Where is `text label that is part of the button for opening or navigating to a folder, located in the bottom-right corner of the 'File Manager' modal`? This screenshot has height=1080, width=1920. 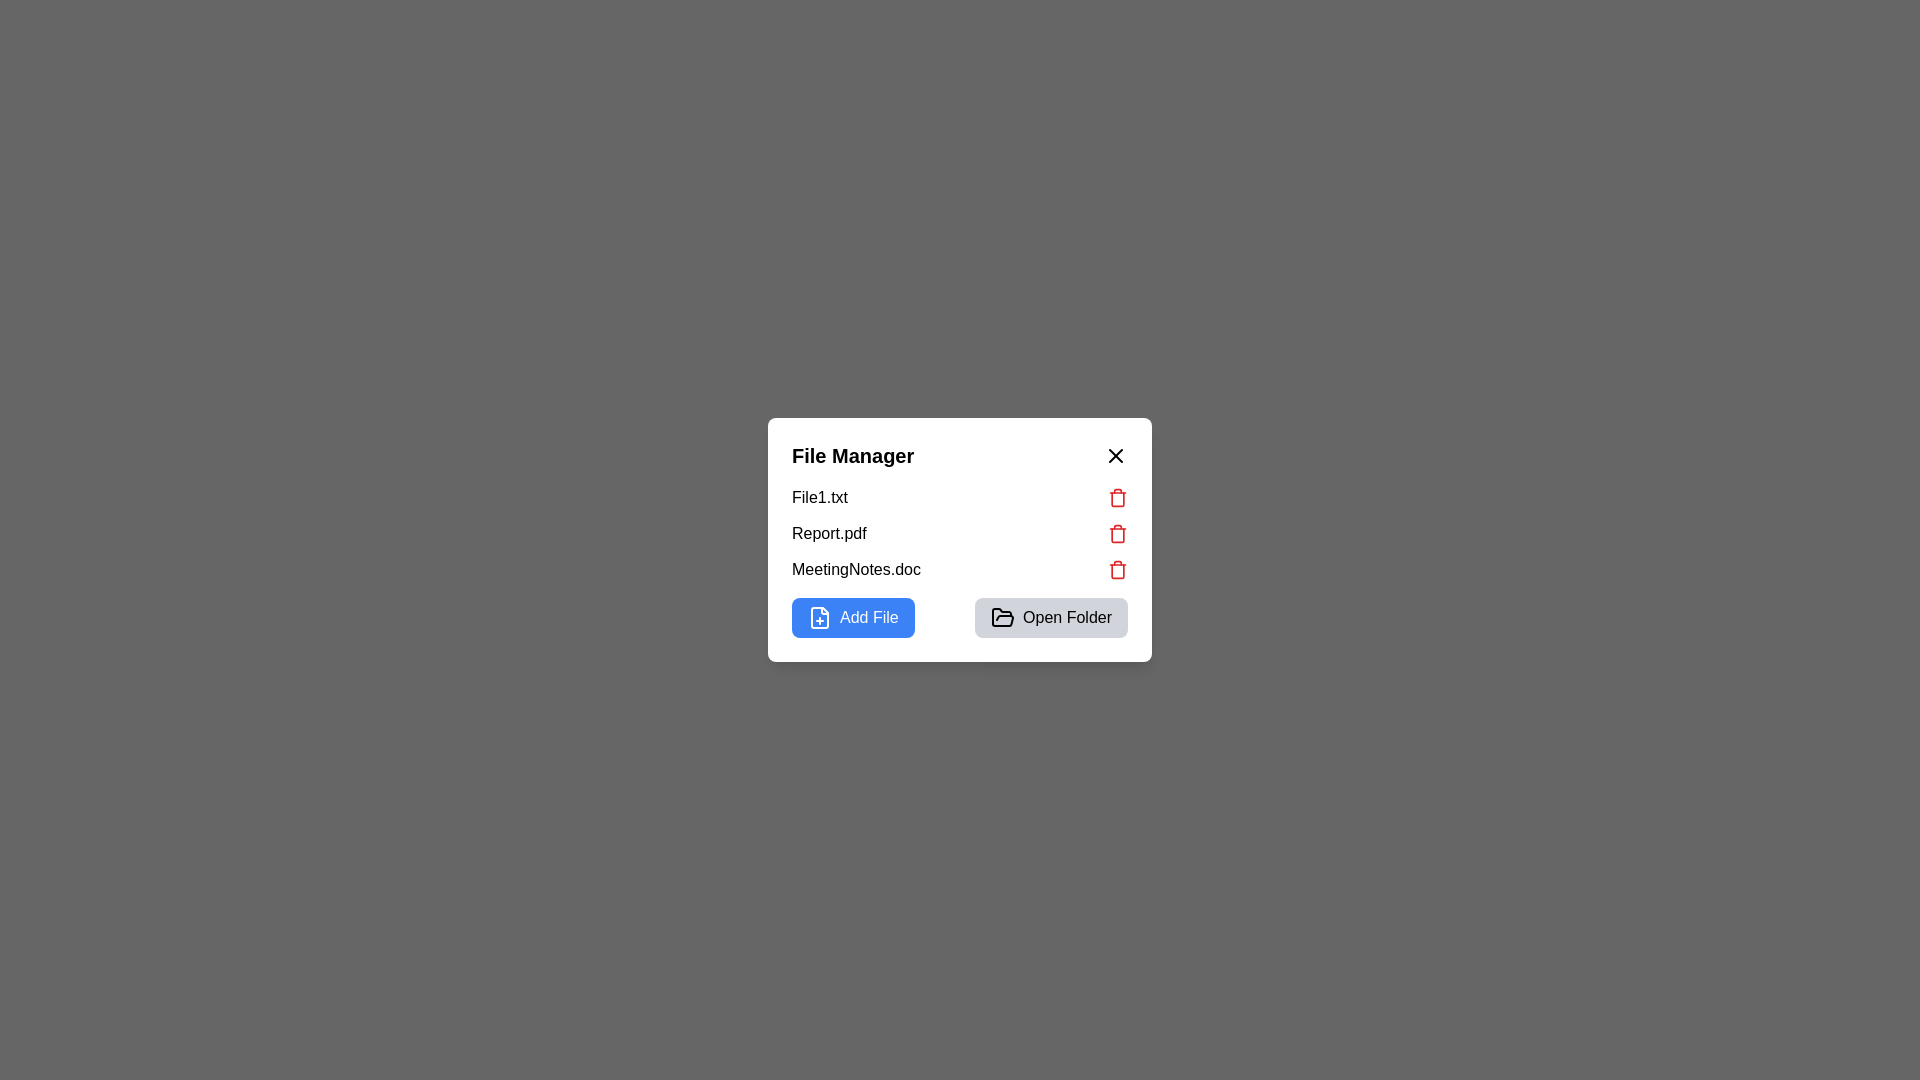
text label that is part of the button for opening or navigating to a folder, located in the bottom-right corner of the 'File Manager' modal is located at coordinates (1066, 616).